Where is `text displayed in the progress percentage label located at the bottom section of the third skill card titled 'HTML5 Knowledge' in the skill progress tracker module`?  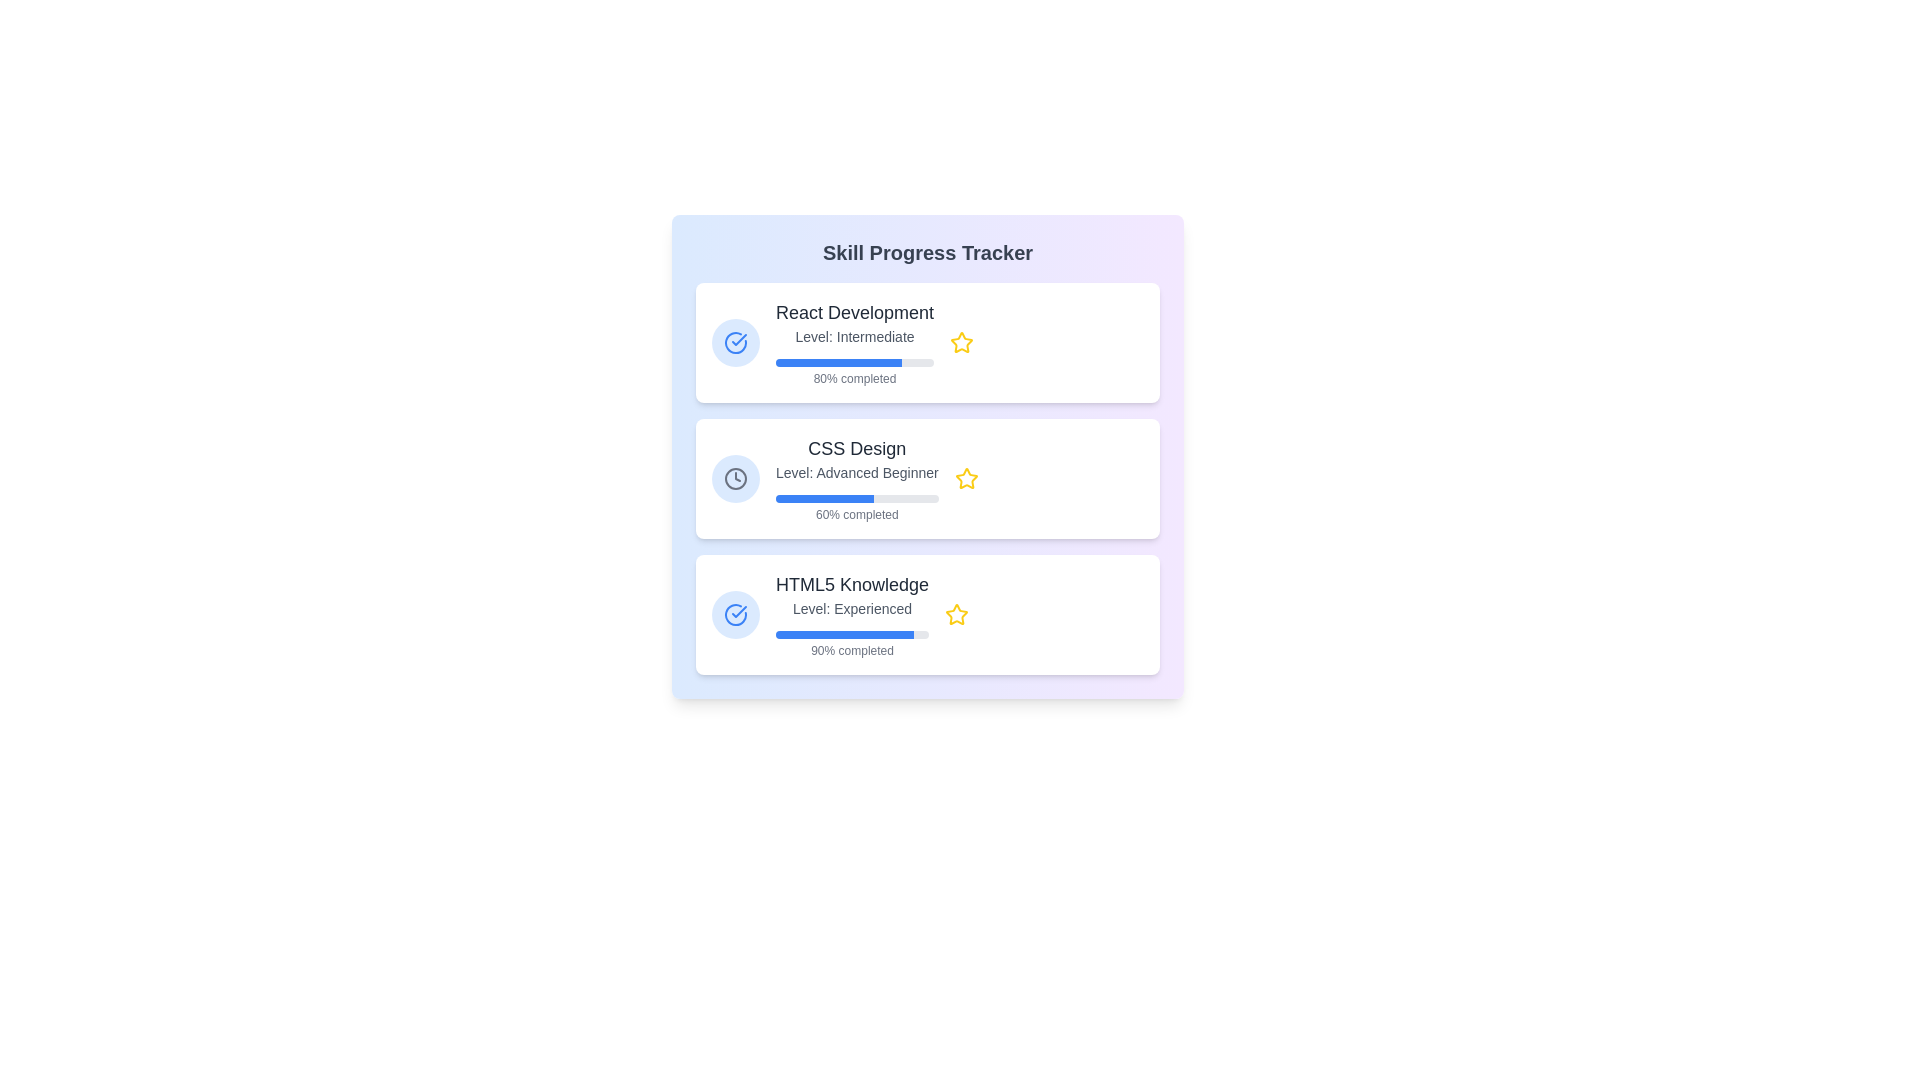
text displayed in the progress percentage label located at the bottom section of the third skill card titled 'HTML5 Knowledge' in the skill progress tracker module is located at coordinates (852, 651).